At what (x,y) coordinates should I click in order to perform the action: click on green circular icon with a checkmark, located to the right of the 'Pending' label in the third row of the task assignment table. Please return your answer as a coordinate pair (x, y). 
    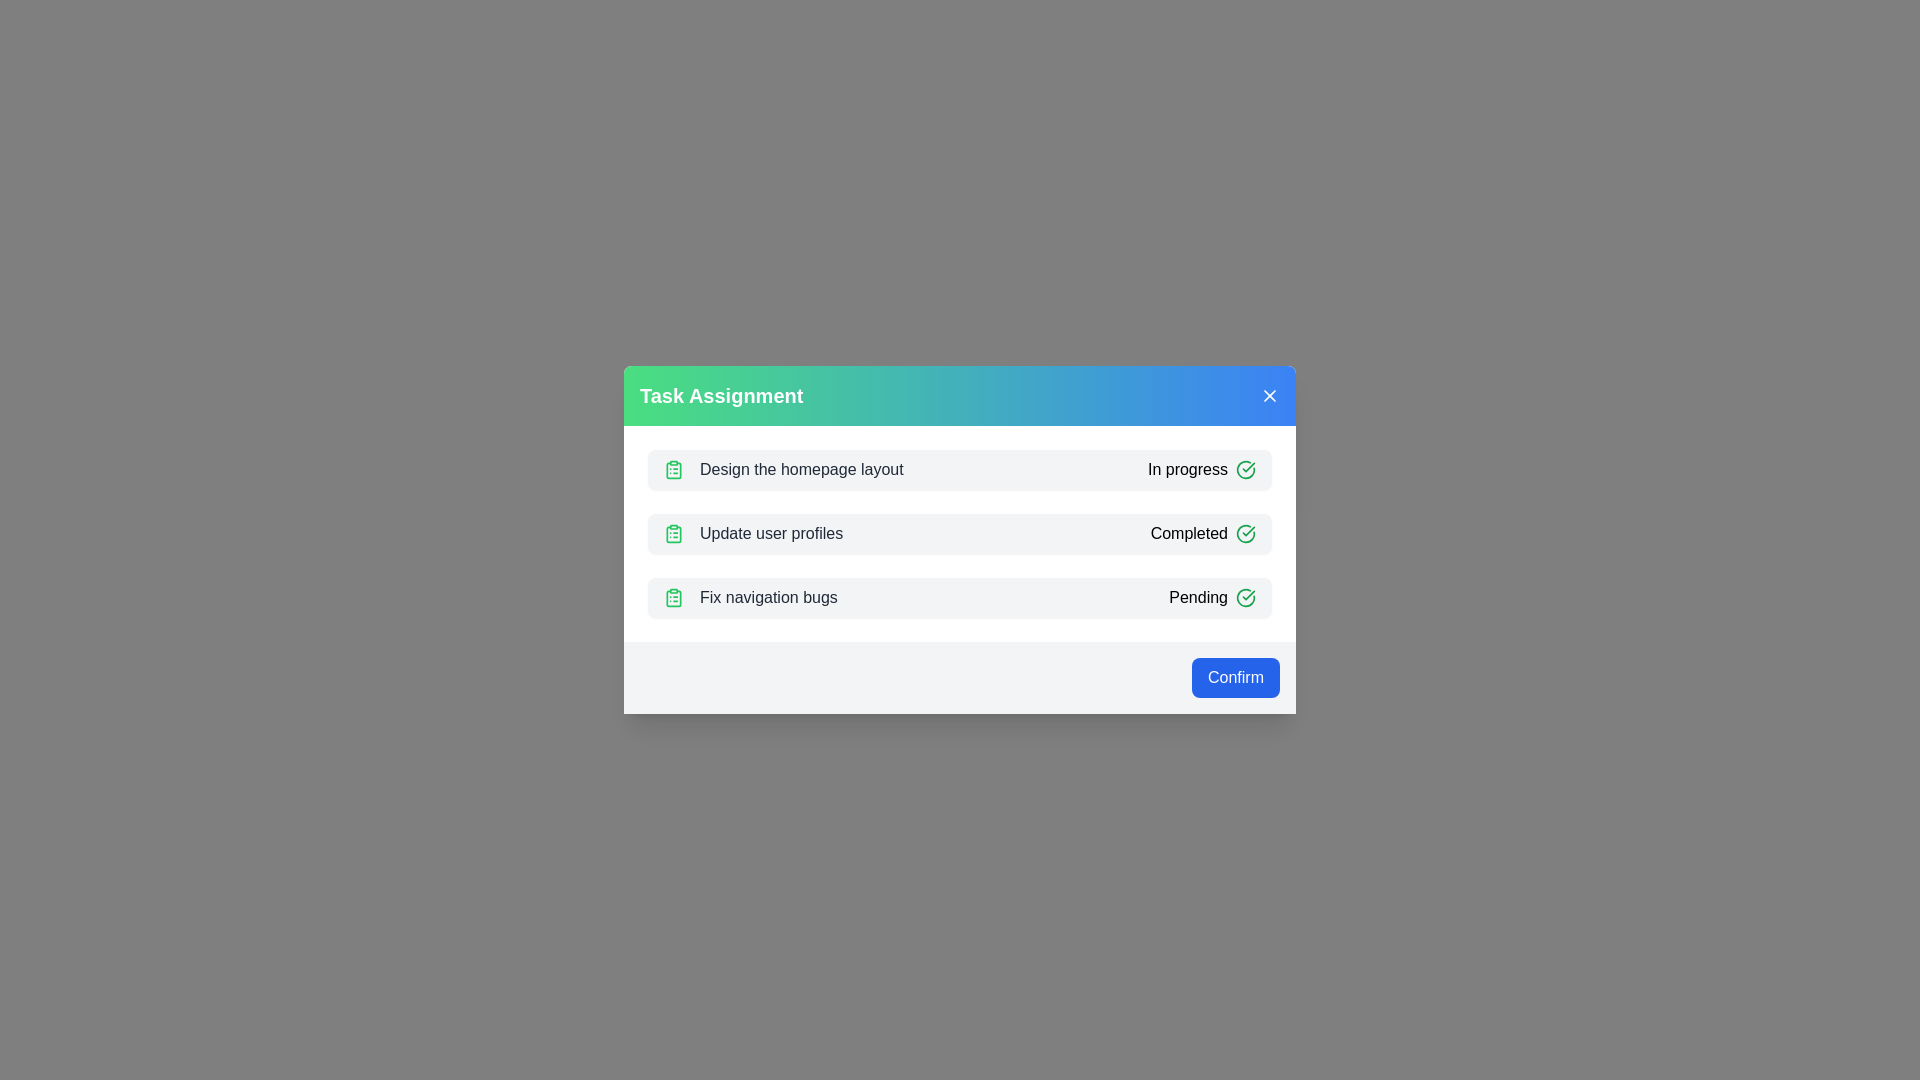
    Looking at the image, I should click on (1245, 596).